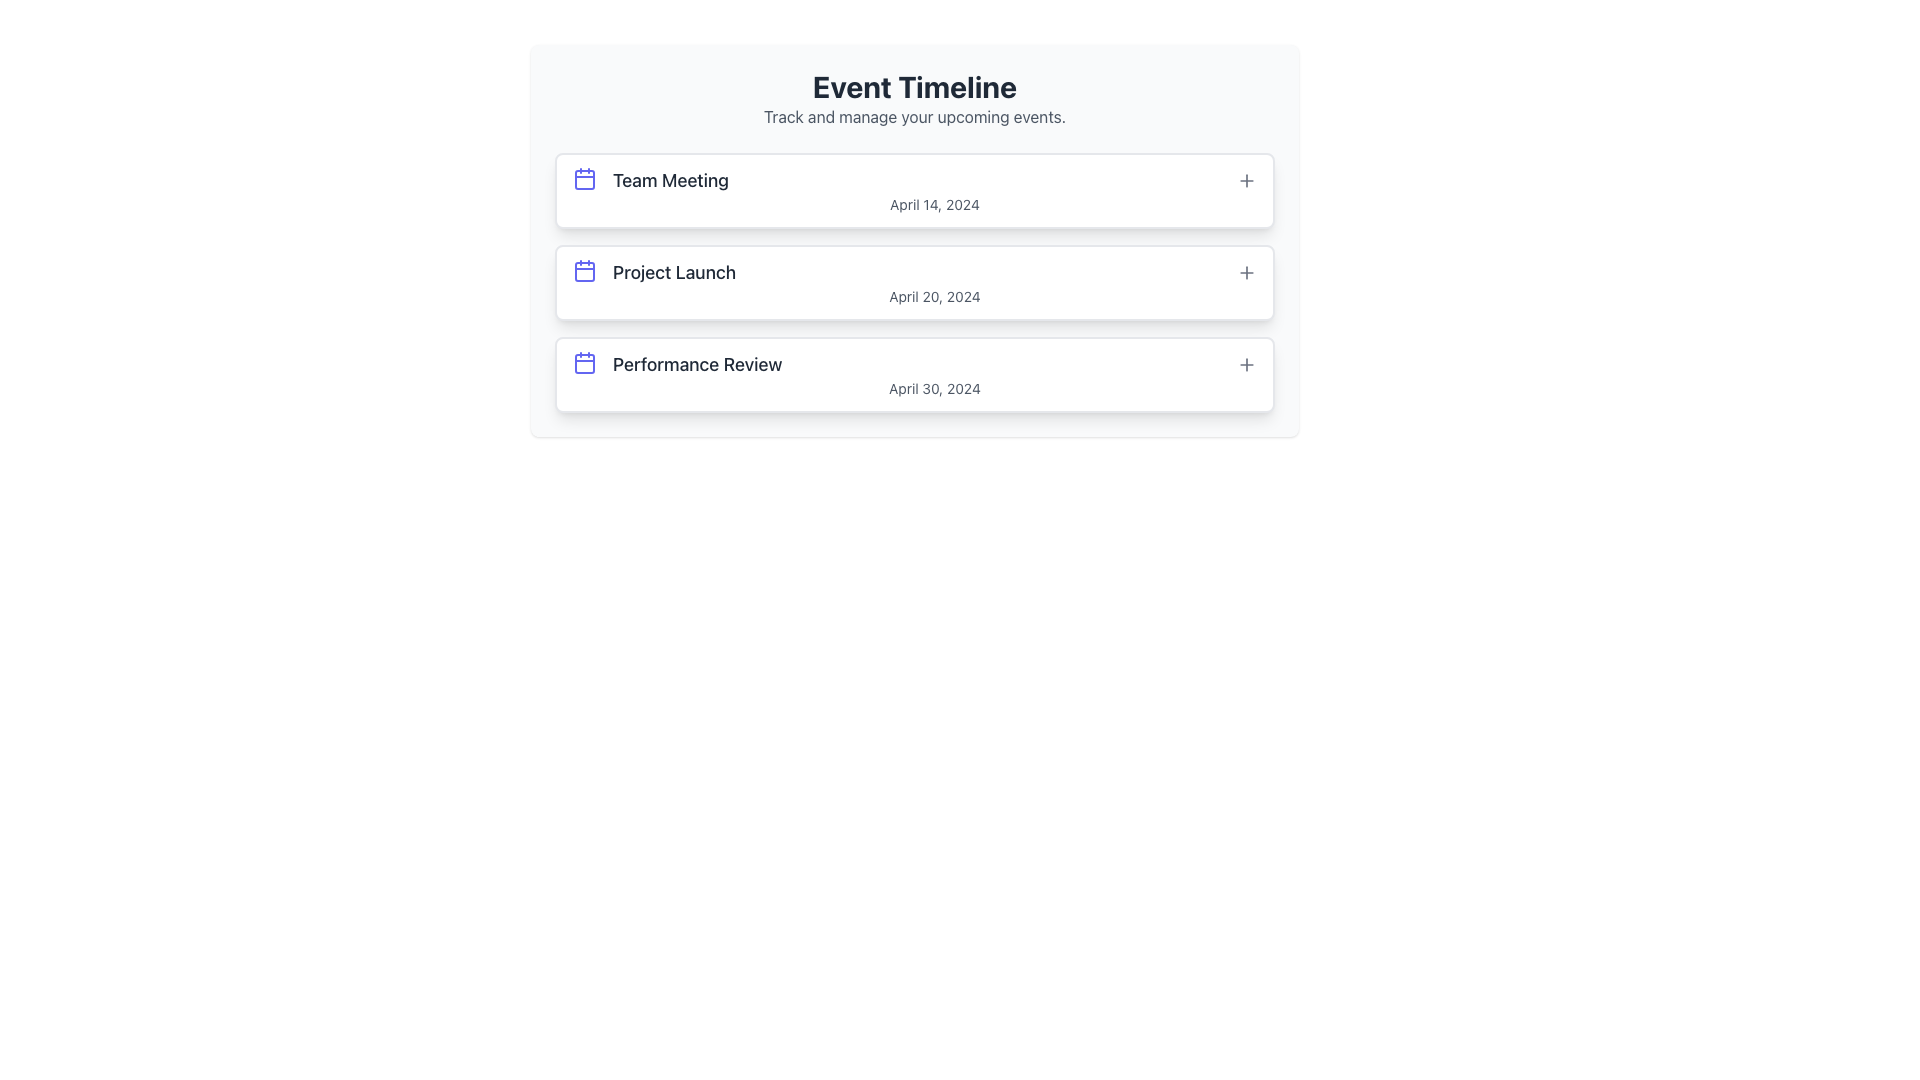  Describe the element at coordinates (1246, 365) in the screenshot. I see `the icon-based button at the far-right end of the 'Performance Review' row in the 'Event Timeline' section` at that location.